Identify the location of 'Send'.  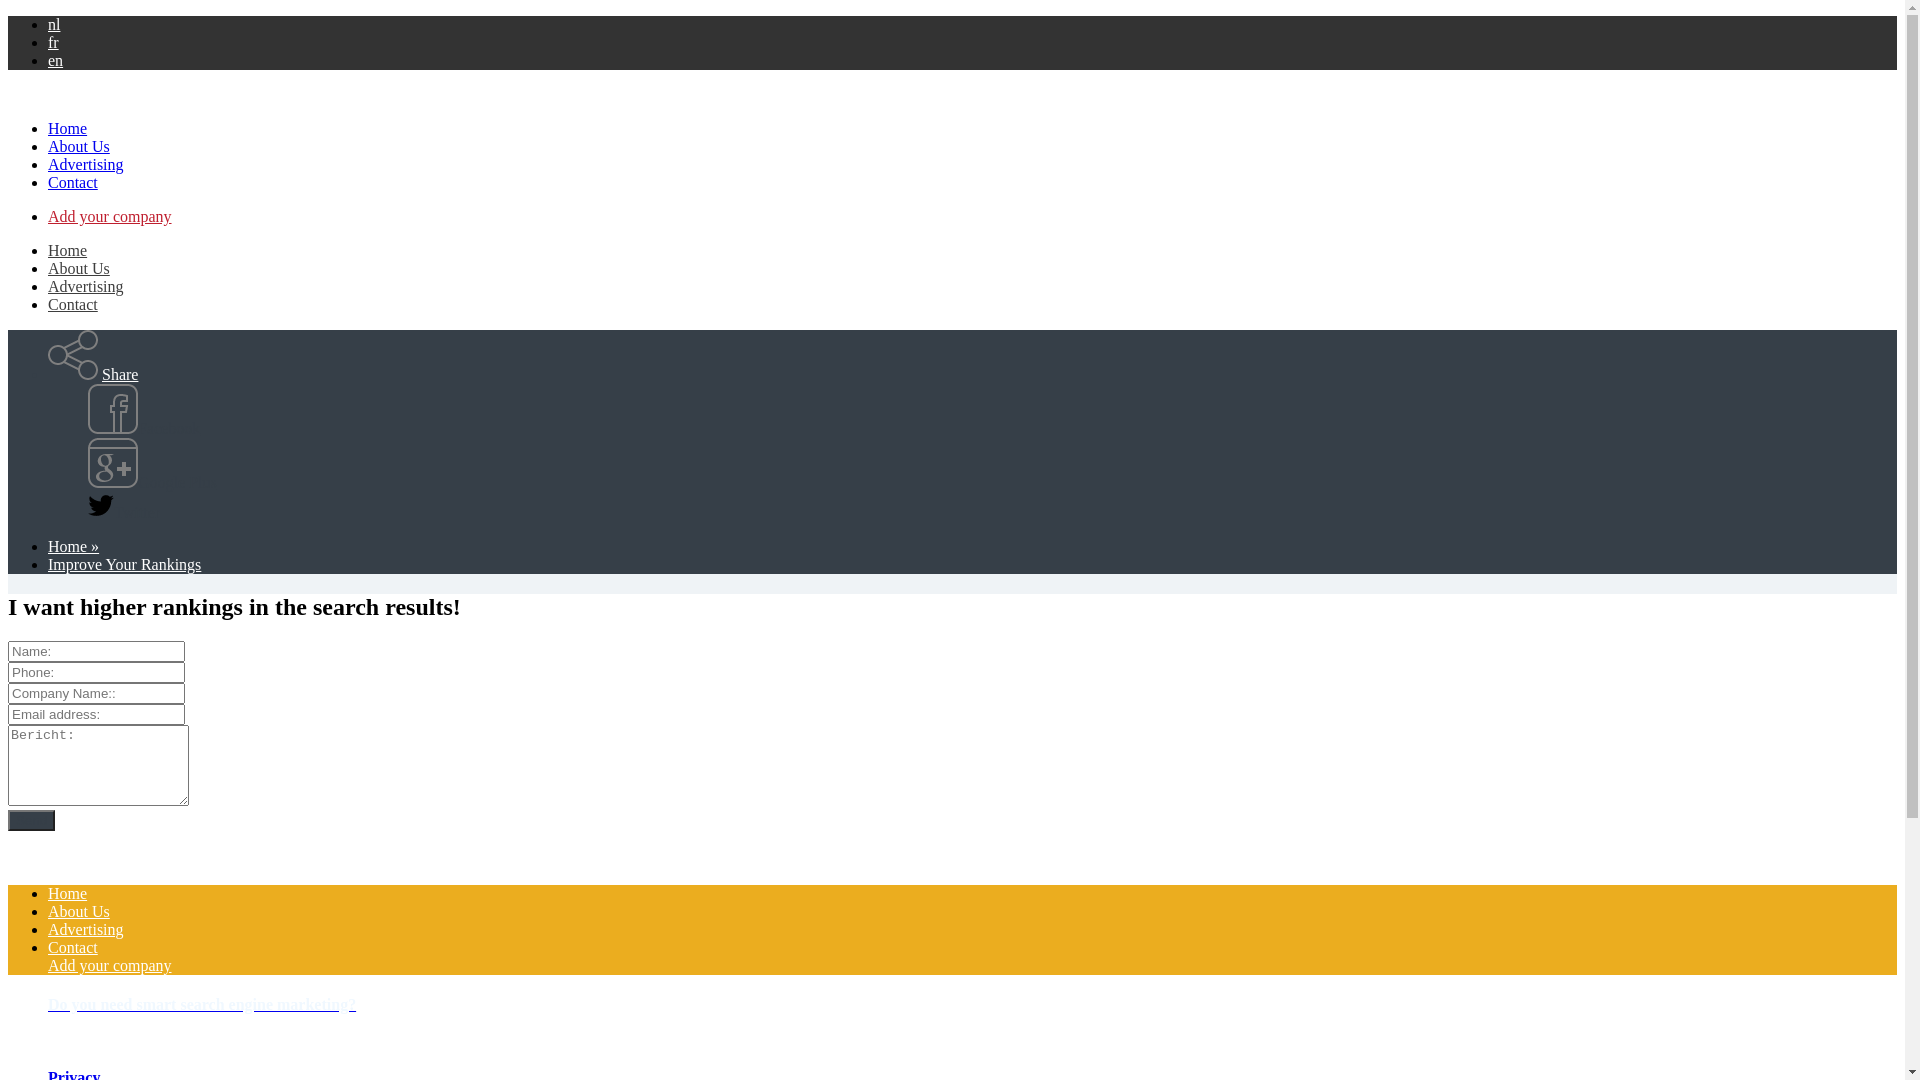
(31, 820).